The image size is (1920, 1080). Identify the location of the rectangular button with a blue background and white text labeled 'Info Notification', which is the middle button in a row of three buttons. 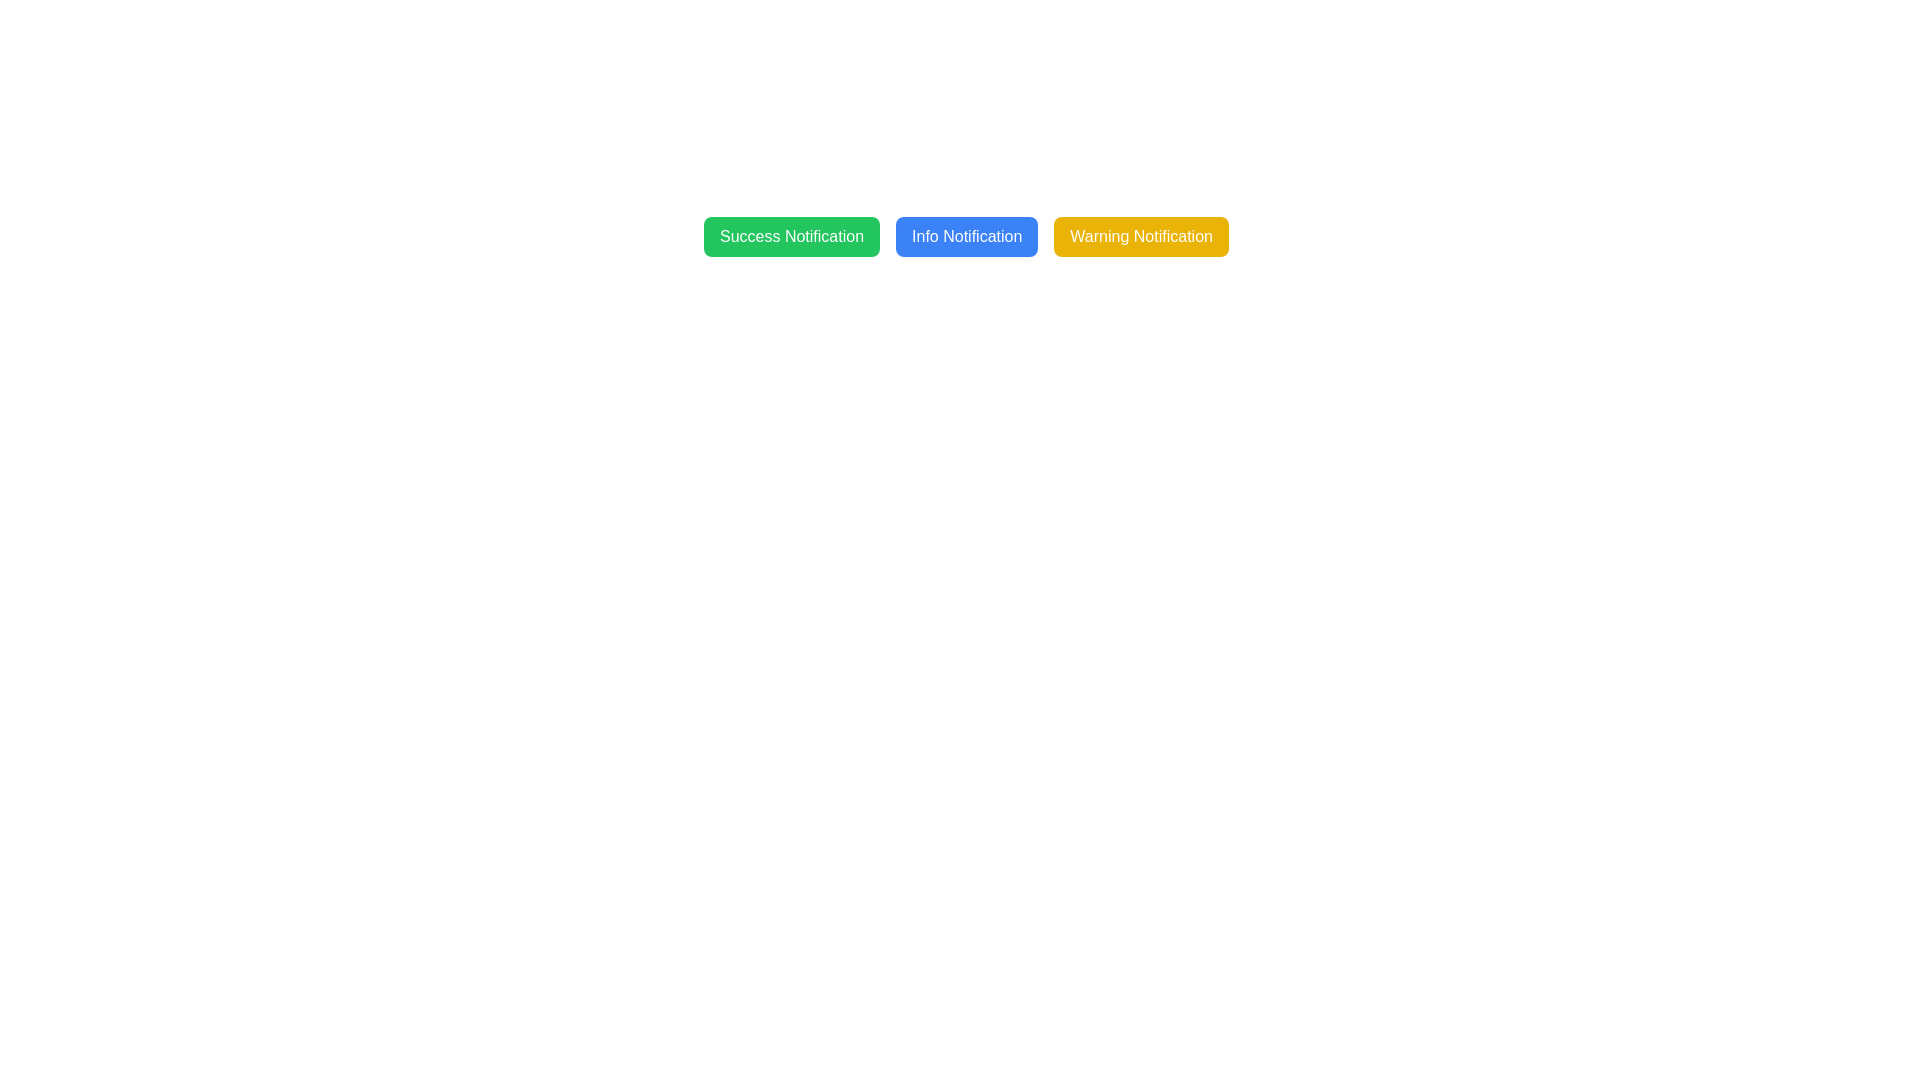
(967, 235).